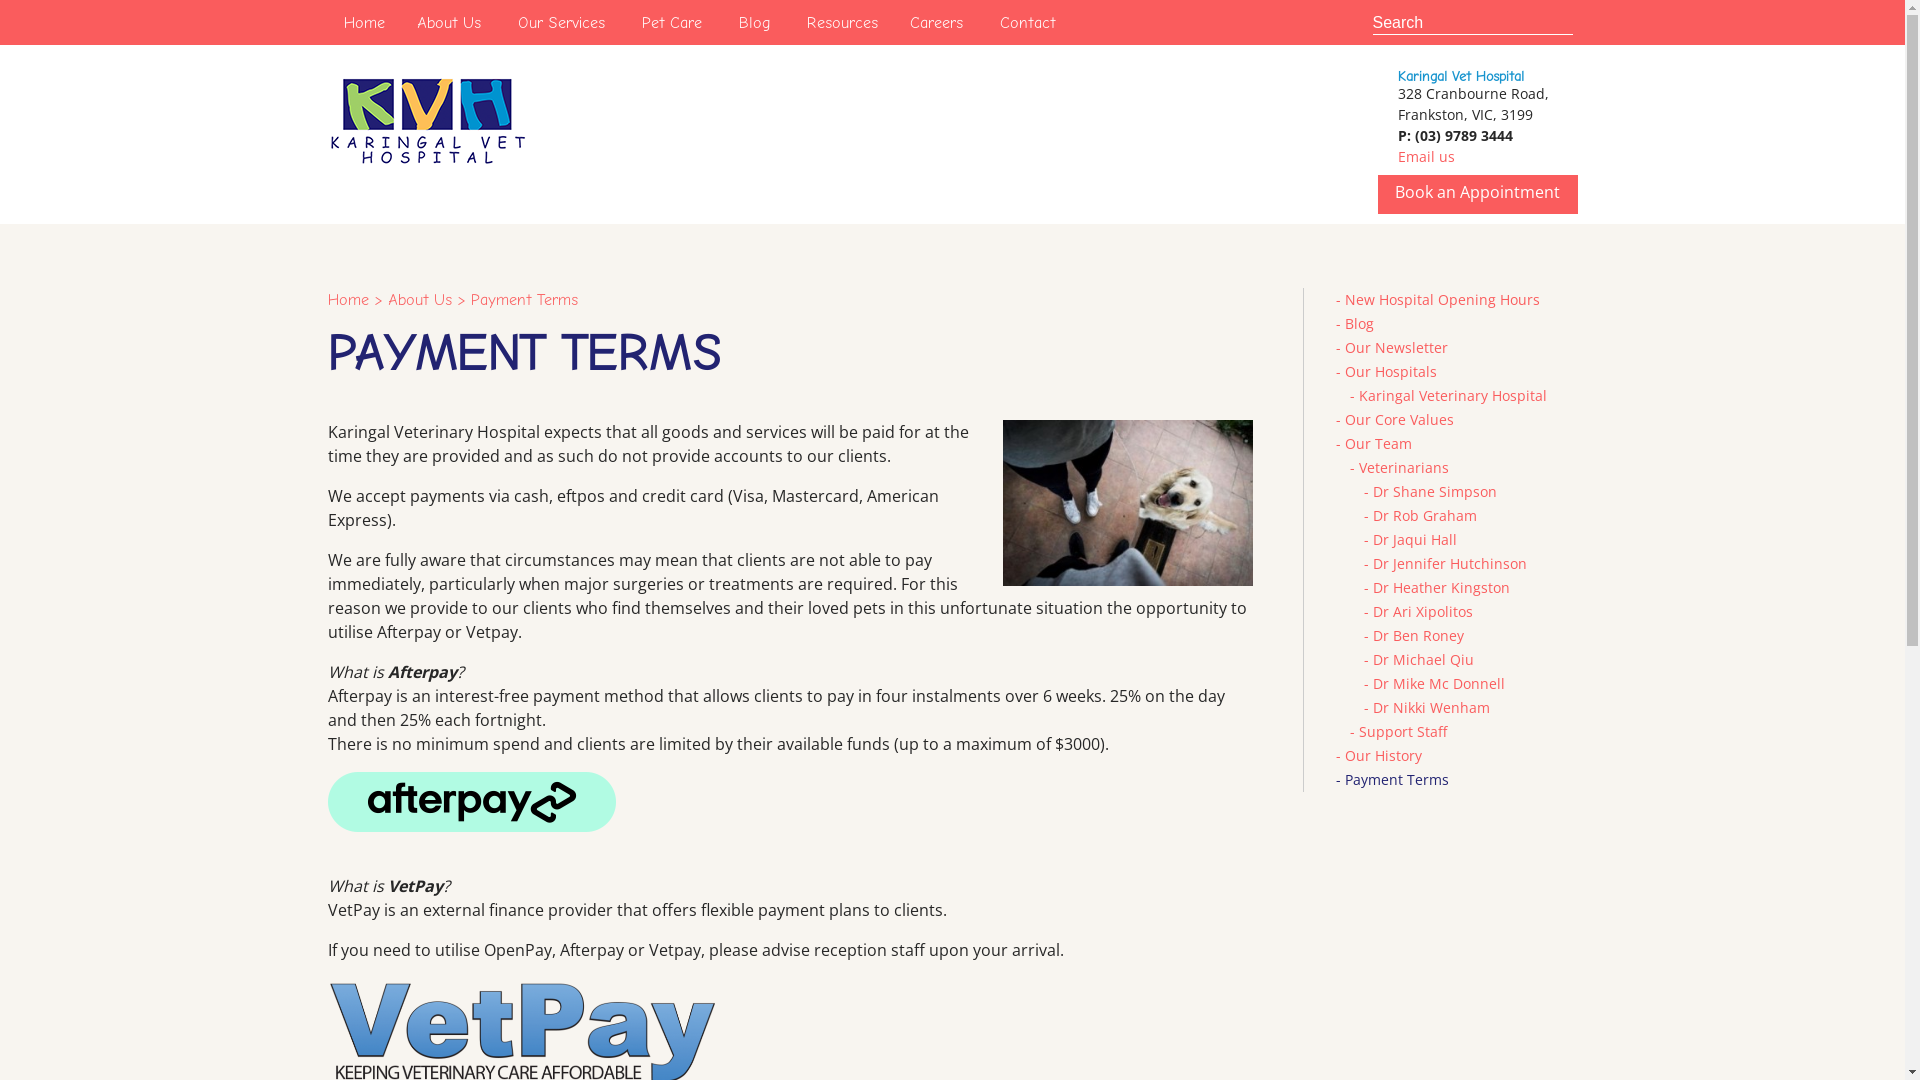 The width and height of the screenshot is (1920, 1080). What do you see at coordinates (1437, 682) in the screenshot?
I see `'Dr Mike Mc Donnell'` at bounding box center [1437, 682].